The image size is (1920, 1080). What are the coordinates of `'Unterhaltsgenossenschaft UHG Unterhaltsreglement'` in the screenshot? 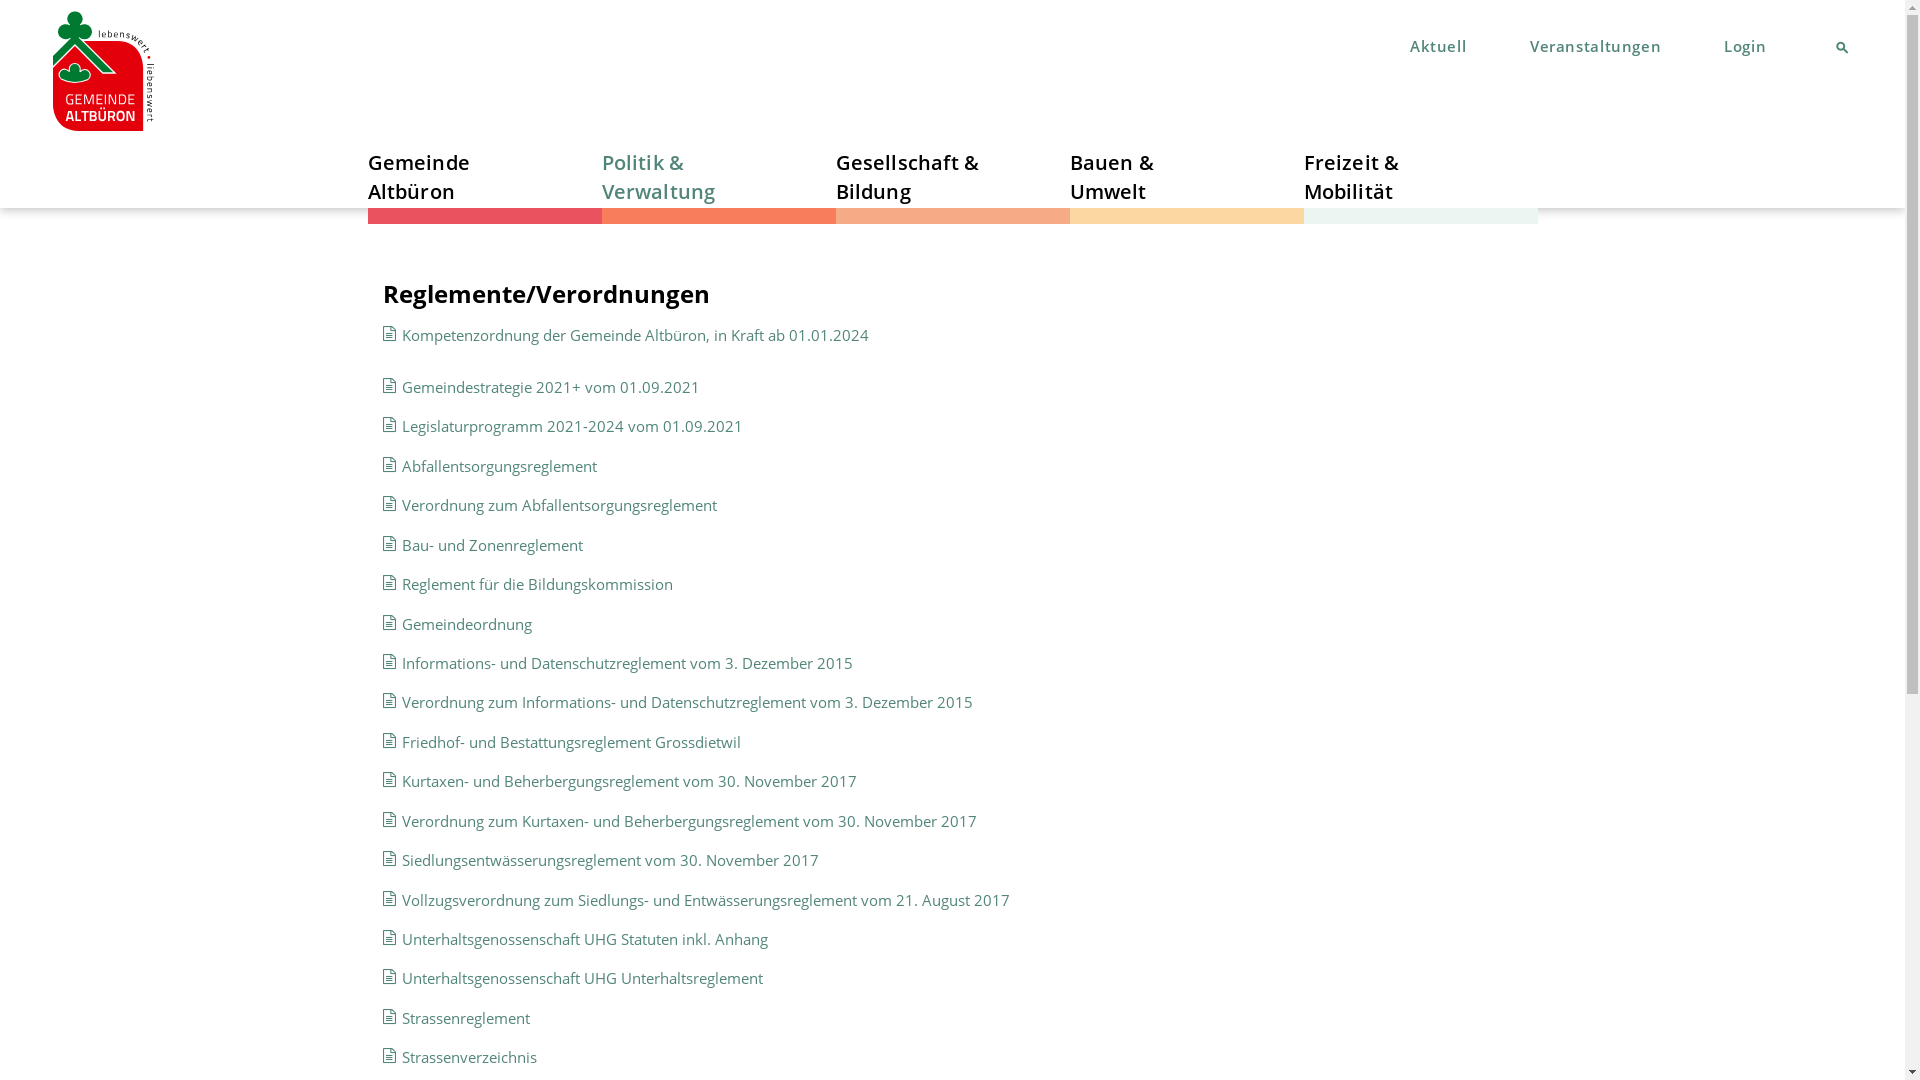 It's located at (581, 977).